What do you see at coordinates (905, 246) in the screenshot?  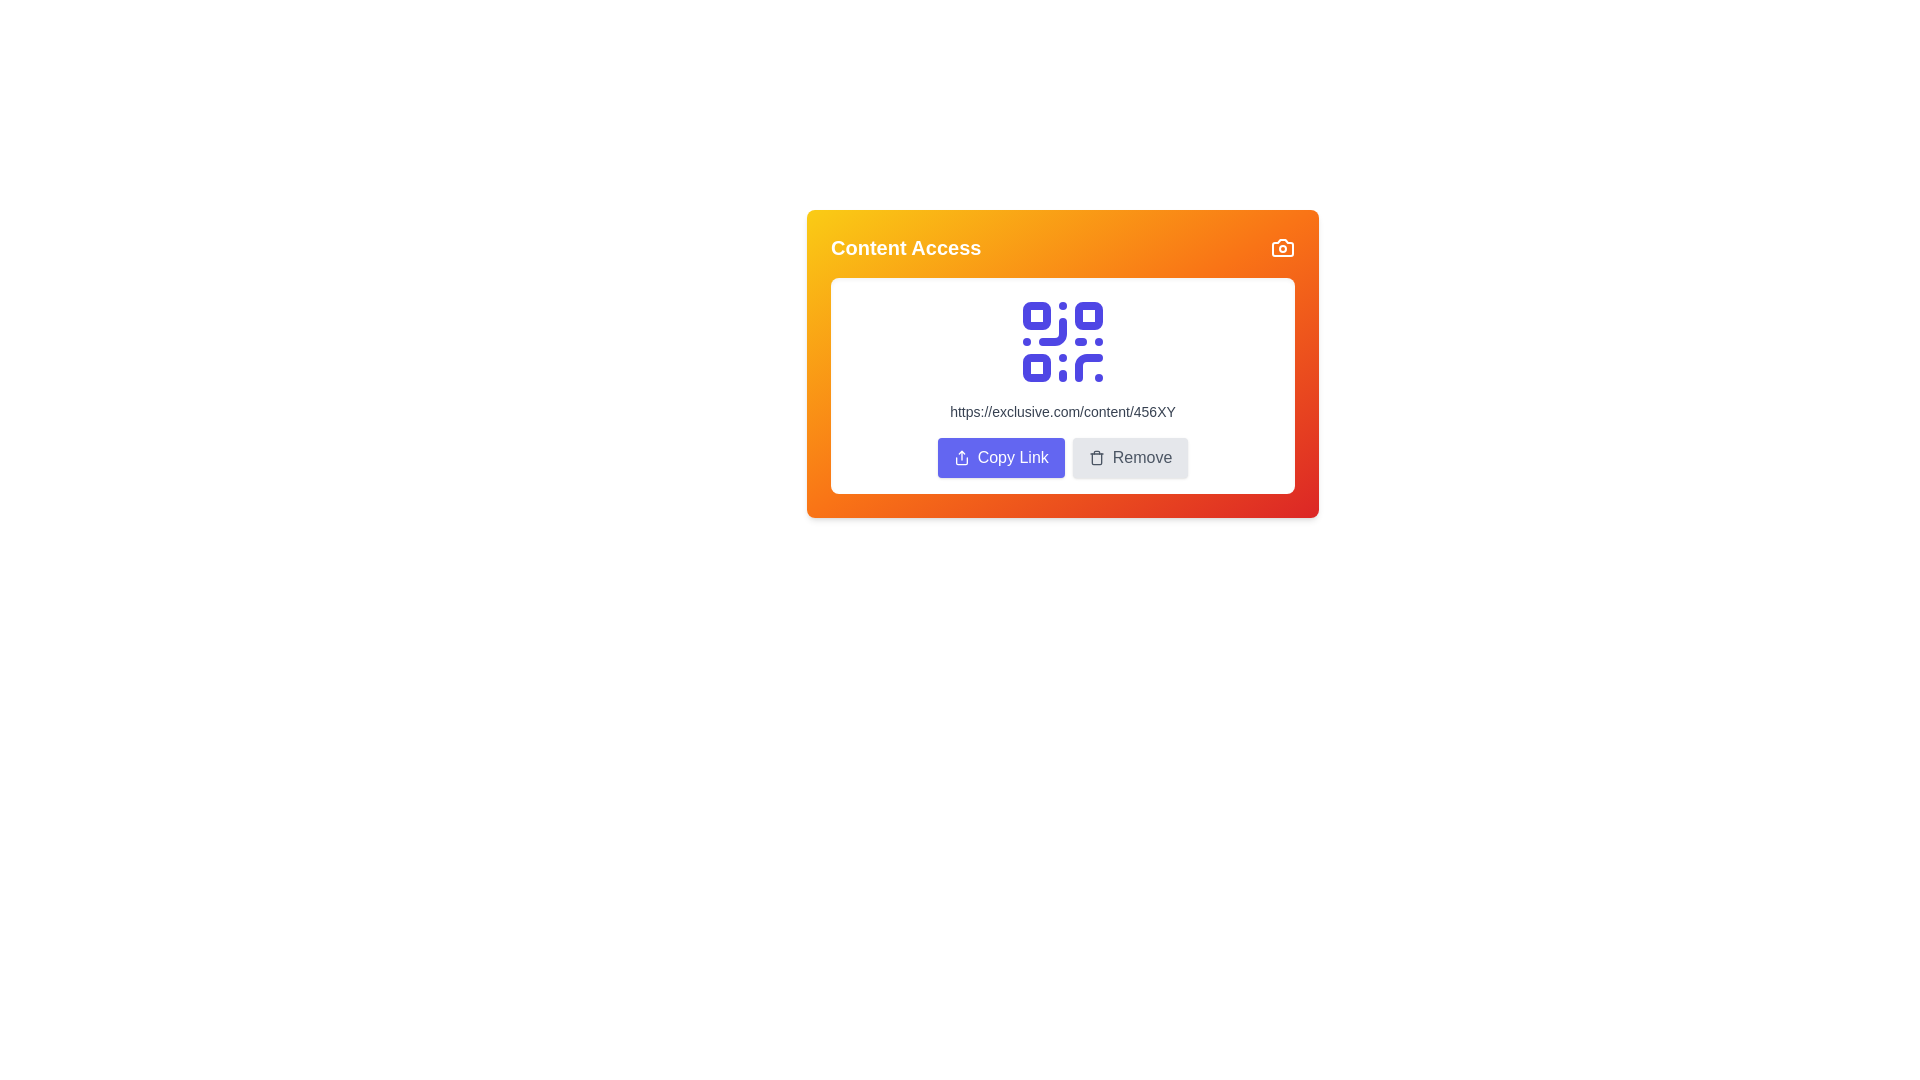 I see `text displayed in the header label of the card interface, which is positioned at the top-left corner with a gradient orange-red background` at bounding box center [905, 246].